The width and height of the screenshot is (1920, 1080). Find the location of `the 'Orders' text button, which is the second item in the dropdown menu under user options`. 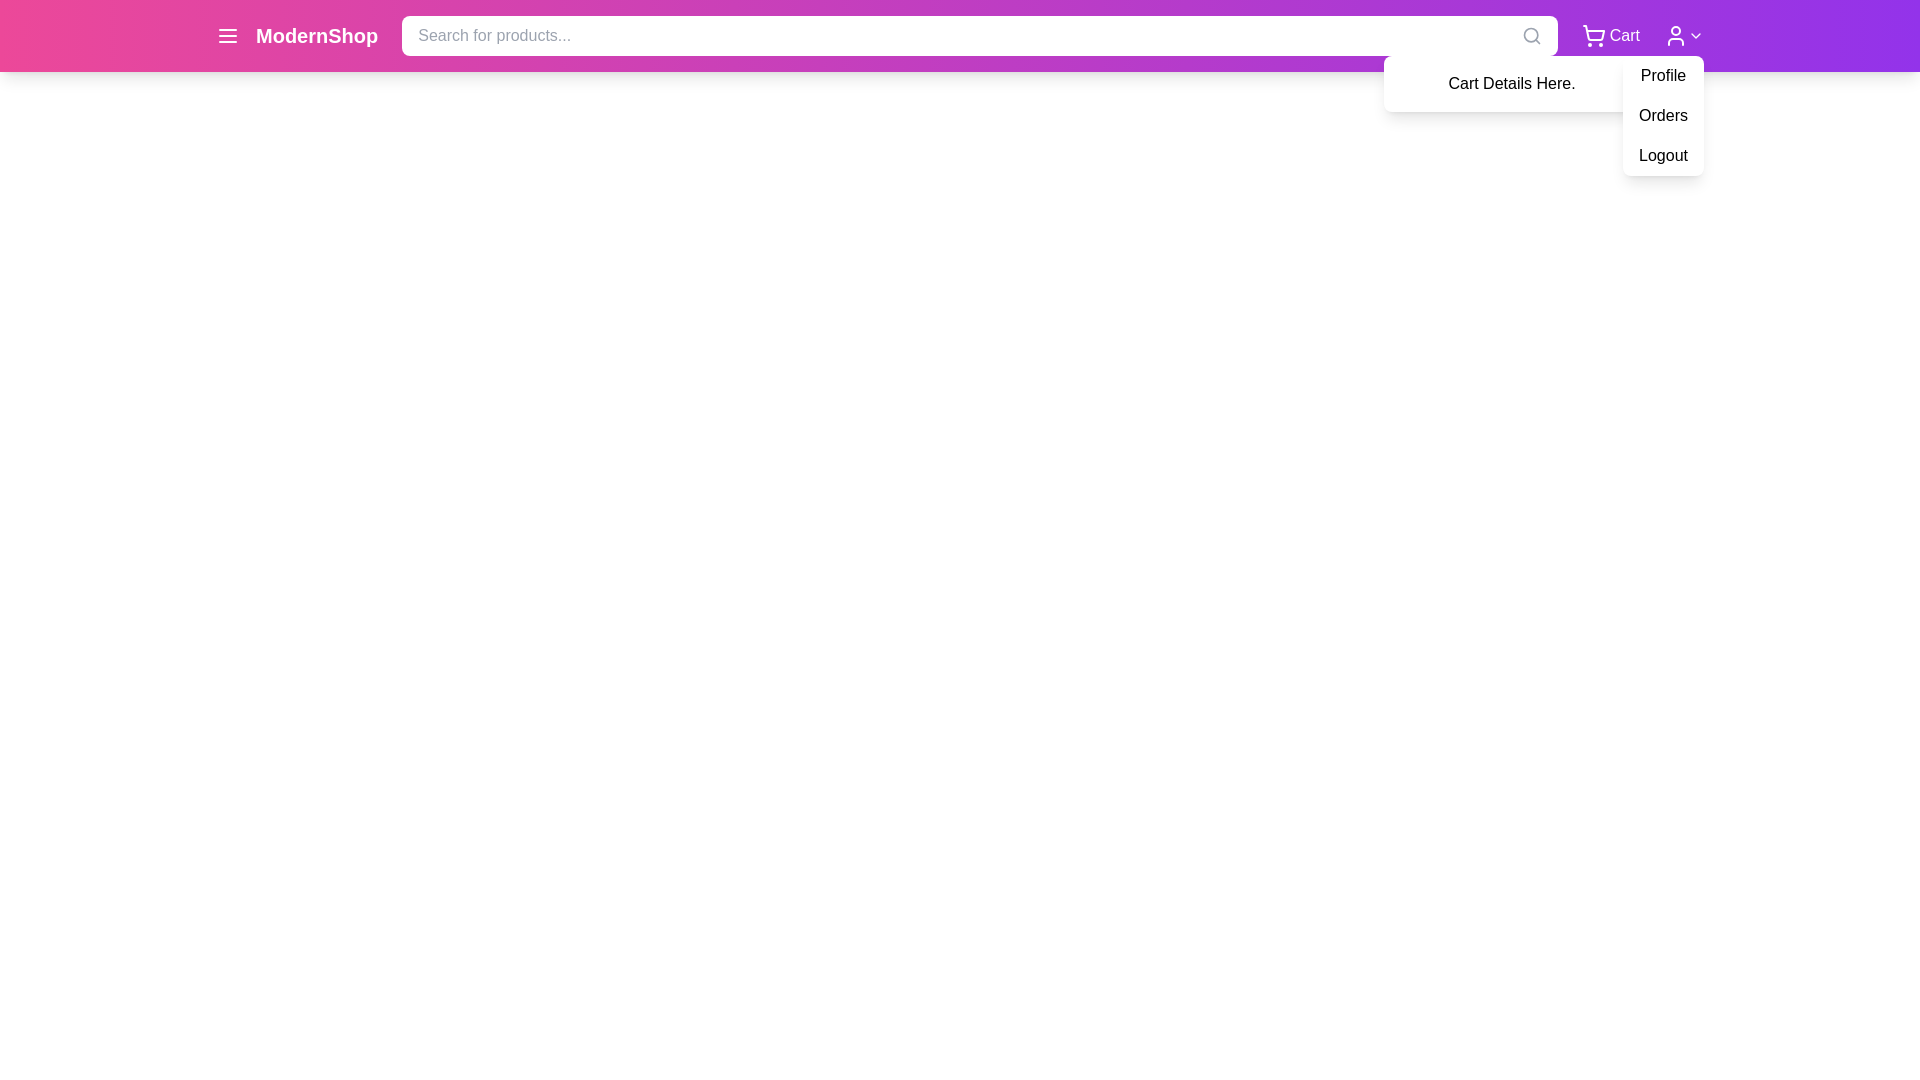

the 'Orders' text button, which is the second item in the dropdown menu under user options is located at coordinates (1663, 115).